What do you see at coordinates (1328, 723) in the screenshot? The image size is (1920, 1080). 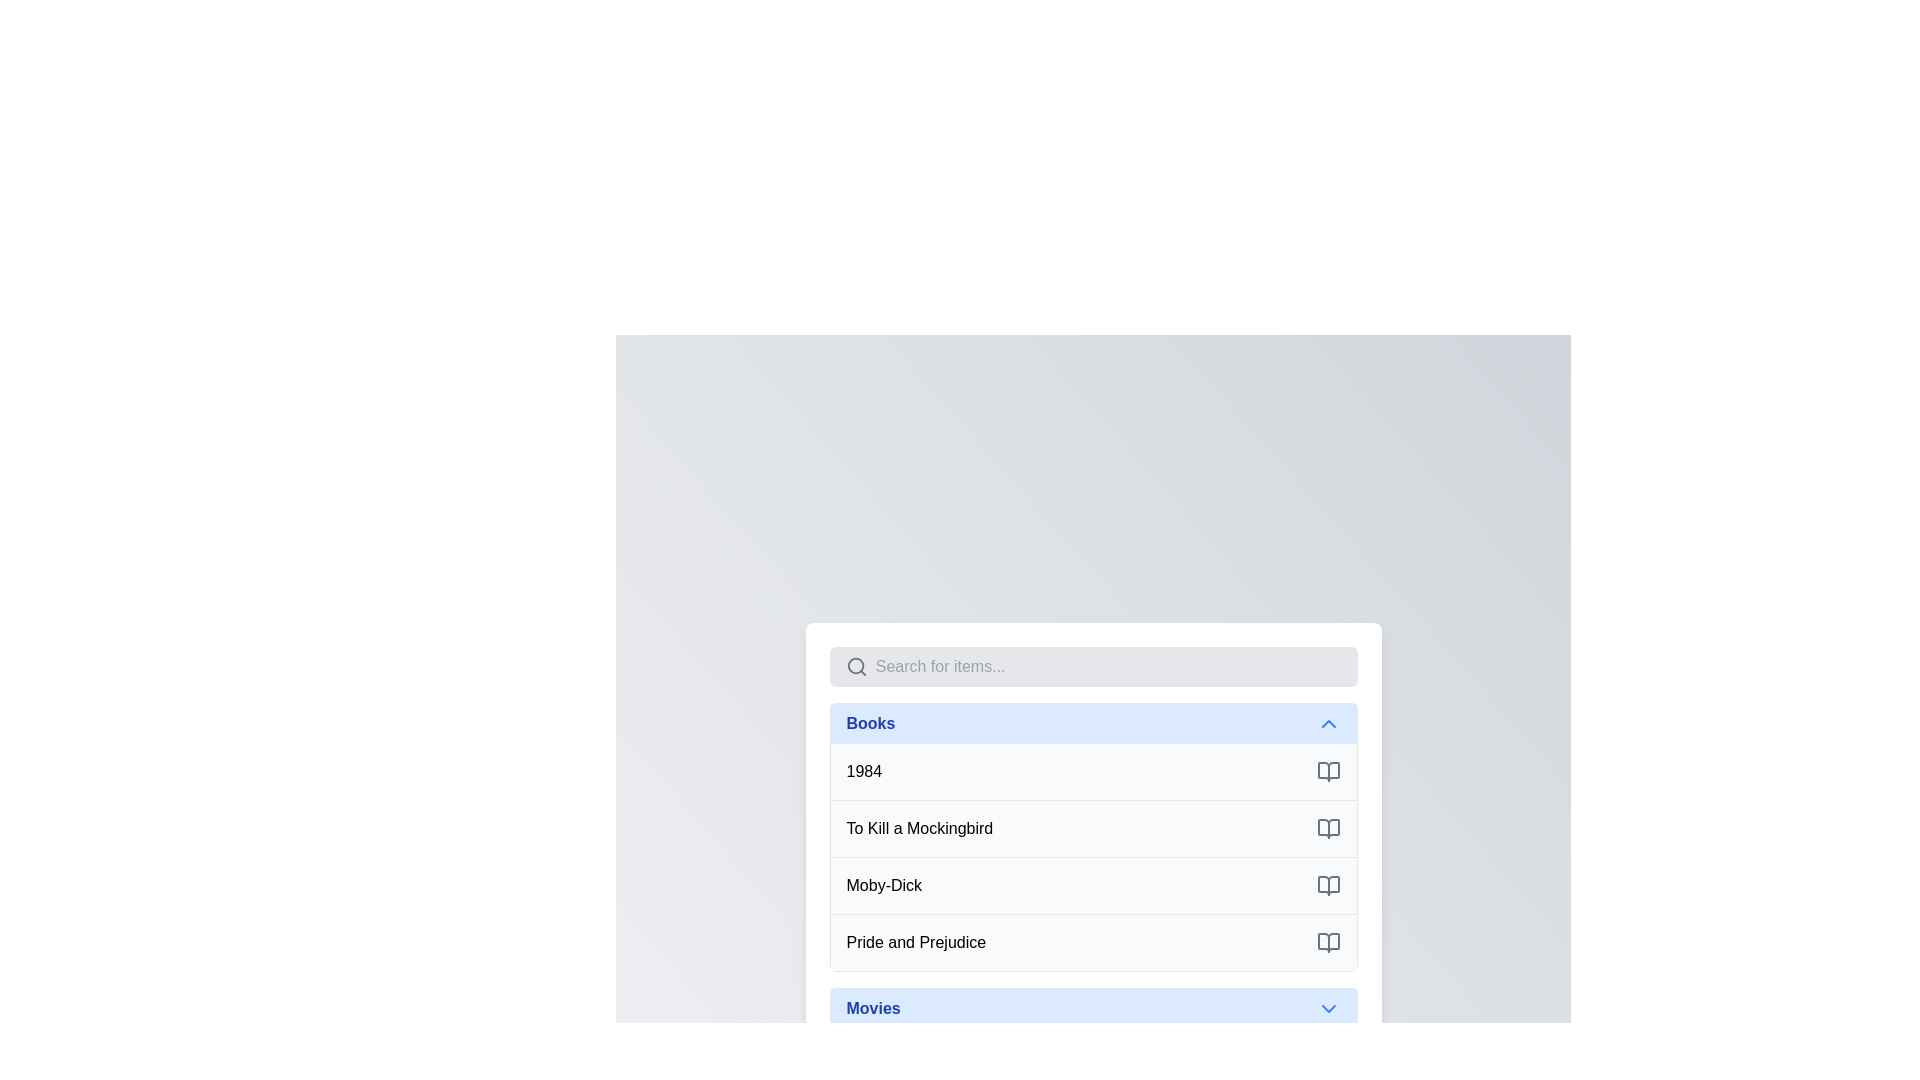 I see `the Icon (Chevron-Up) located at the top-right corner of the 'Books' section` at bounding box center [1328, 723].